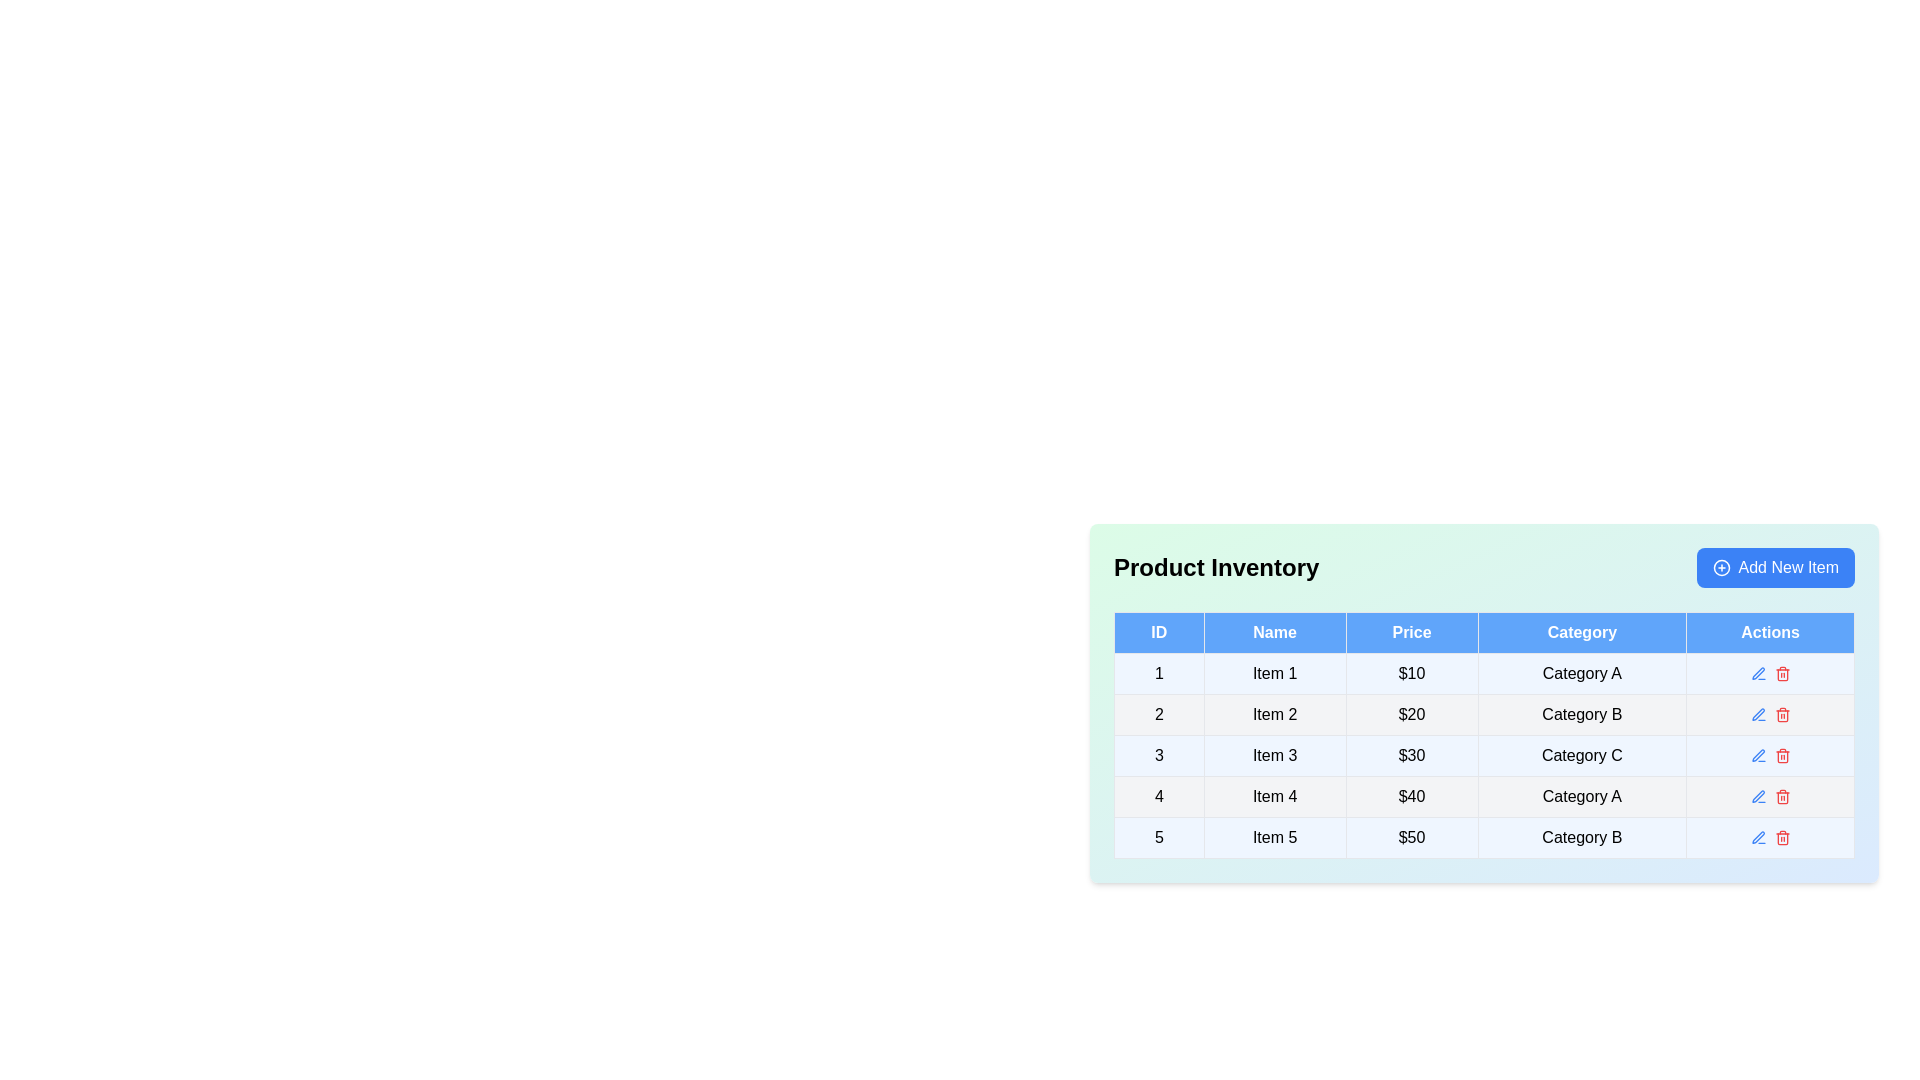  What do you see at coordinates (1159, 674) in the screenshot?
I see `the non-interactive text element representing the ID field of the row for 'Item 1' in the table, which is the first cell under the 'ID' header` at bounding box center [1159, 674].